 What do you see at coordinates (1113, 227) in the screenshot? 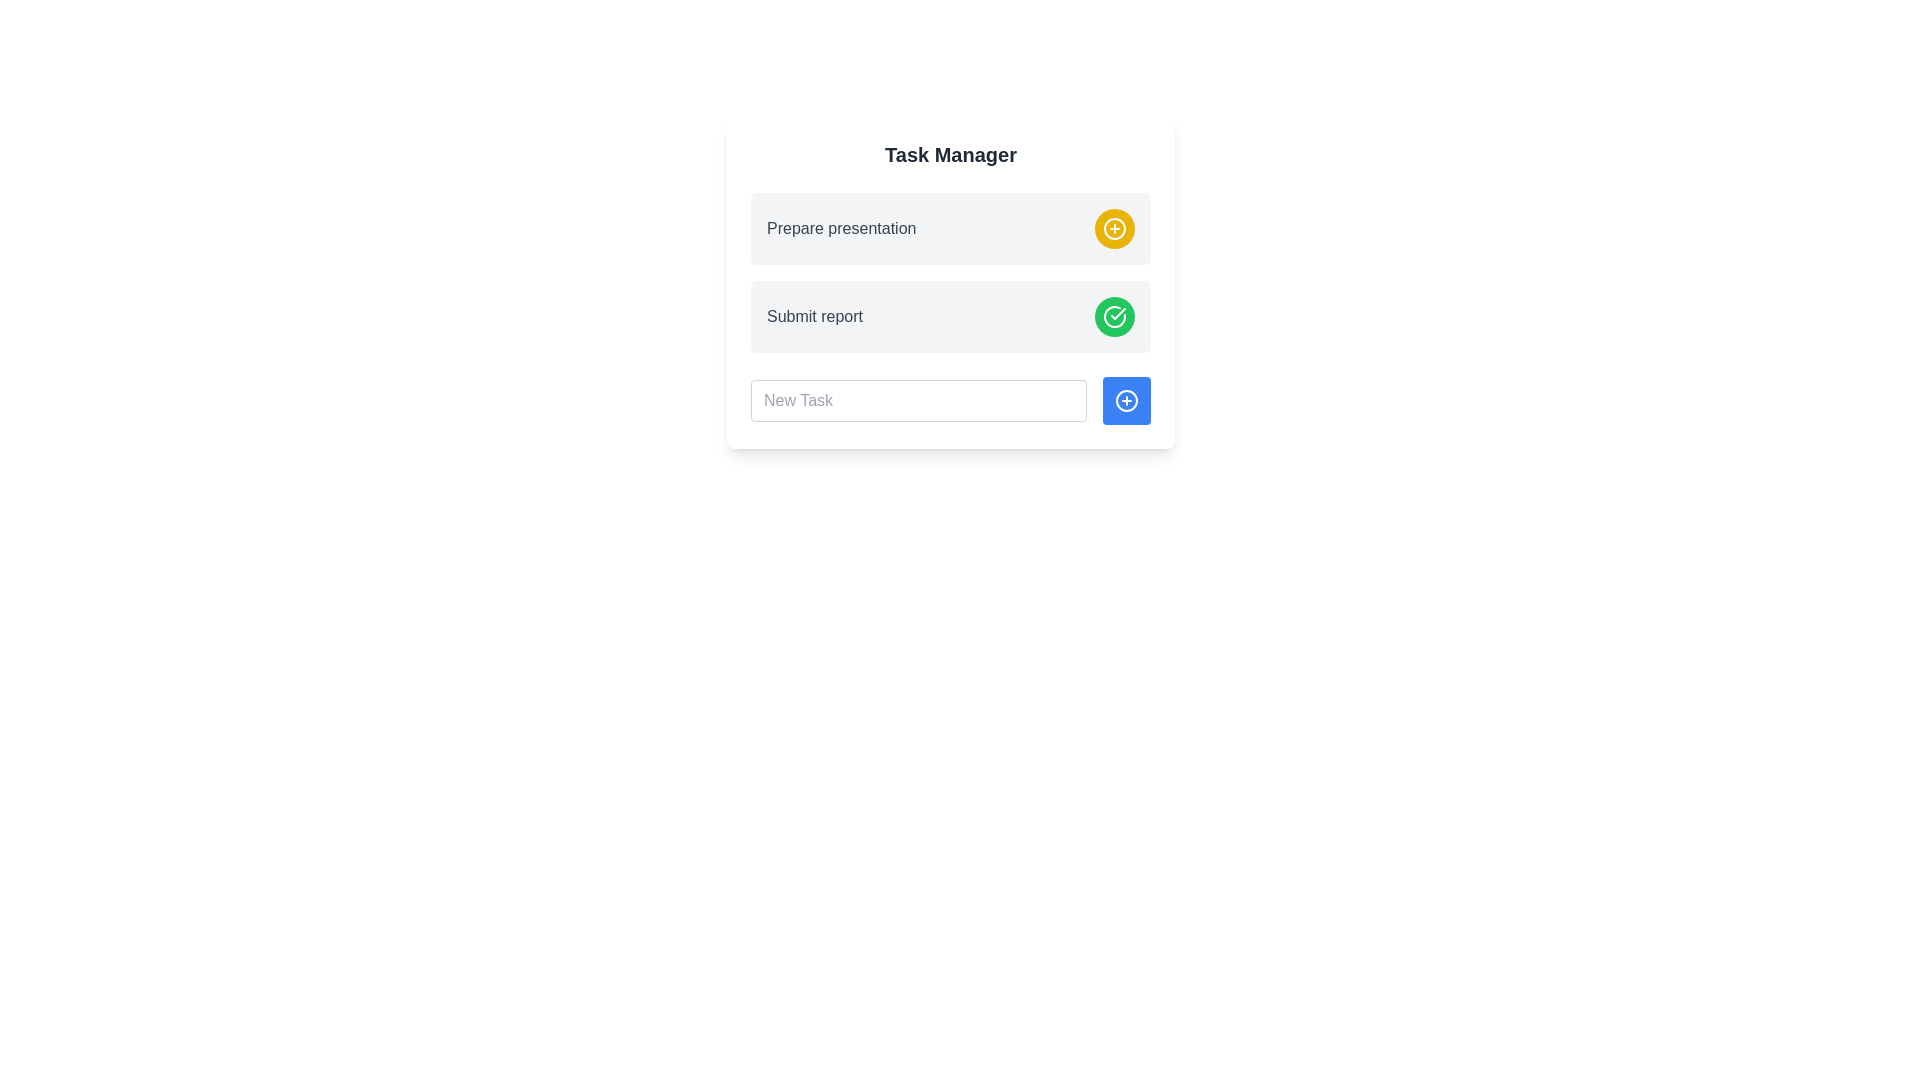
I see `the small, circular yellow button with a white border and a white plus symbol at the center, located in the task item 'Prepare presentation'` at bounding box center [1113, 227].